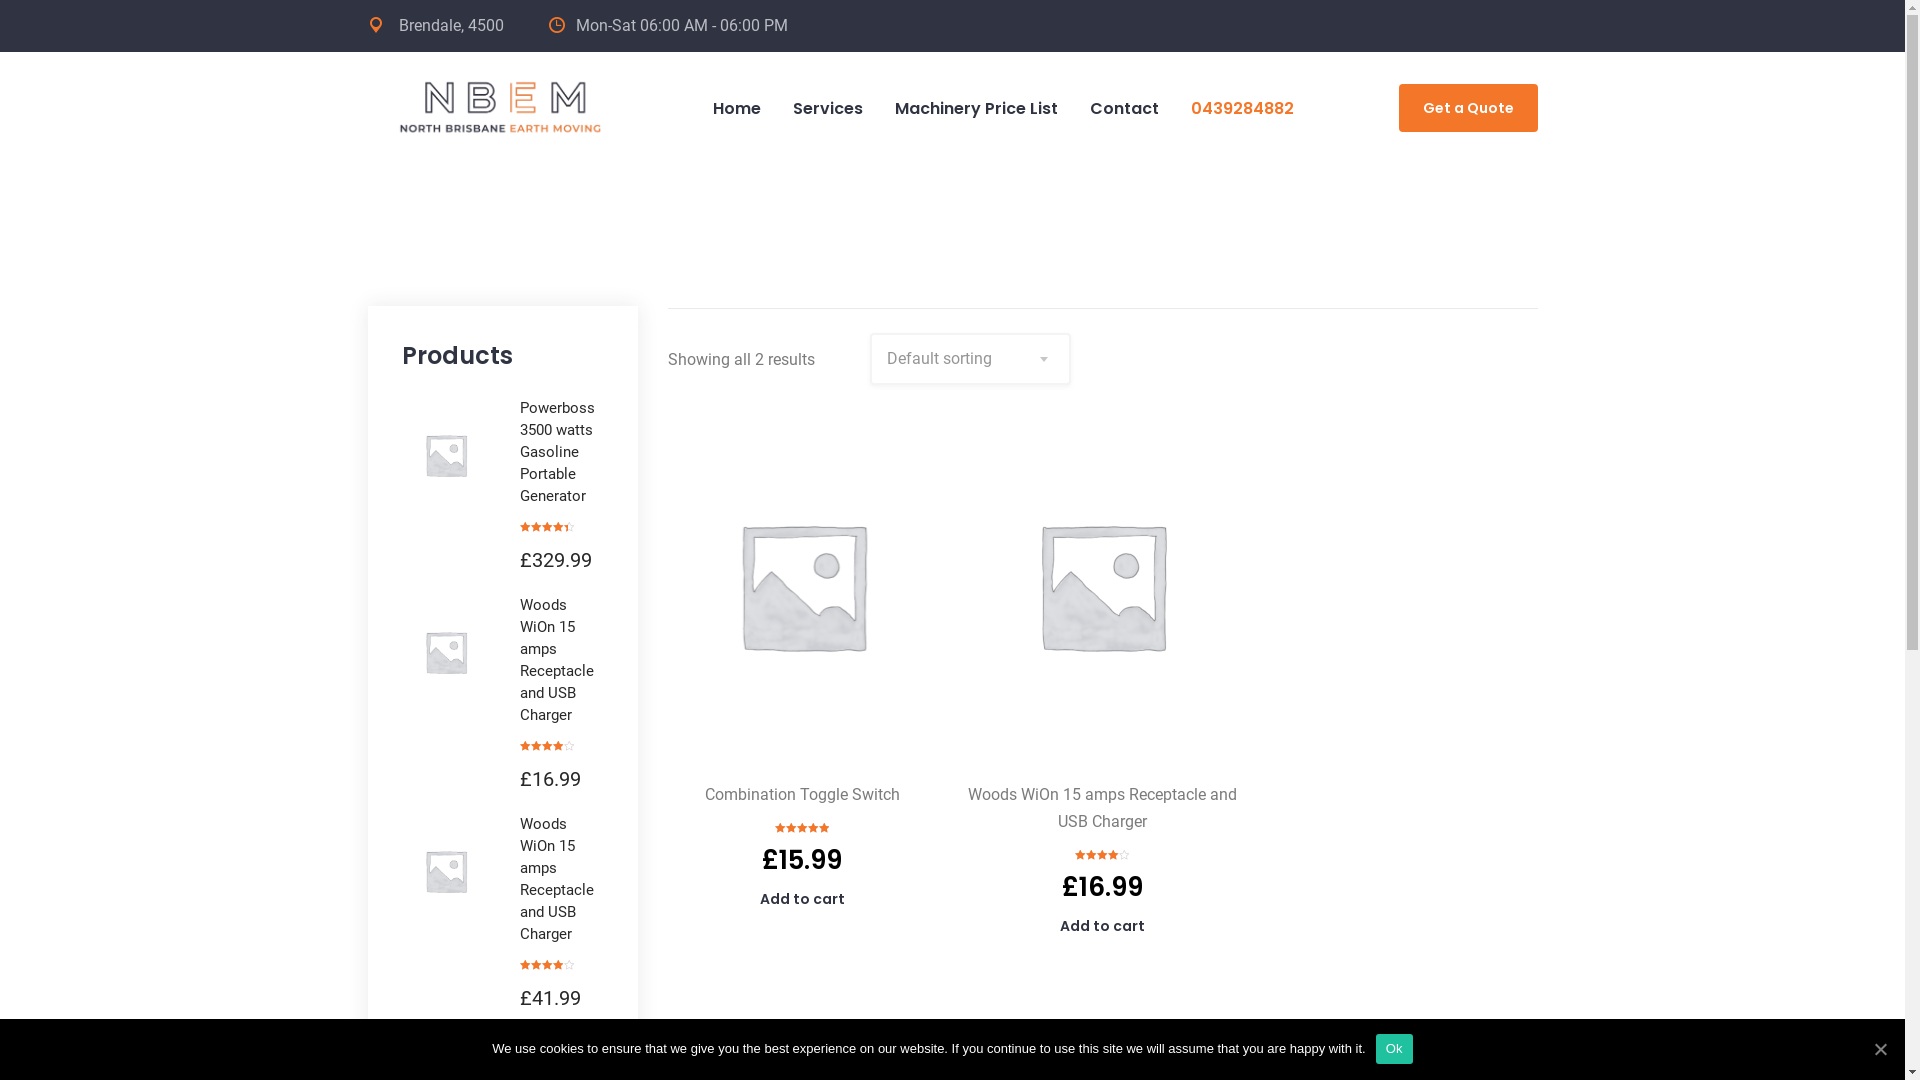 This screenshot has width=1920, height=1080. I want to click on 'Woods WiOn 15 amps Receptacle and USB Charger', so click(519, 659).